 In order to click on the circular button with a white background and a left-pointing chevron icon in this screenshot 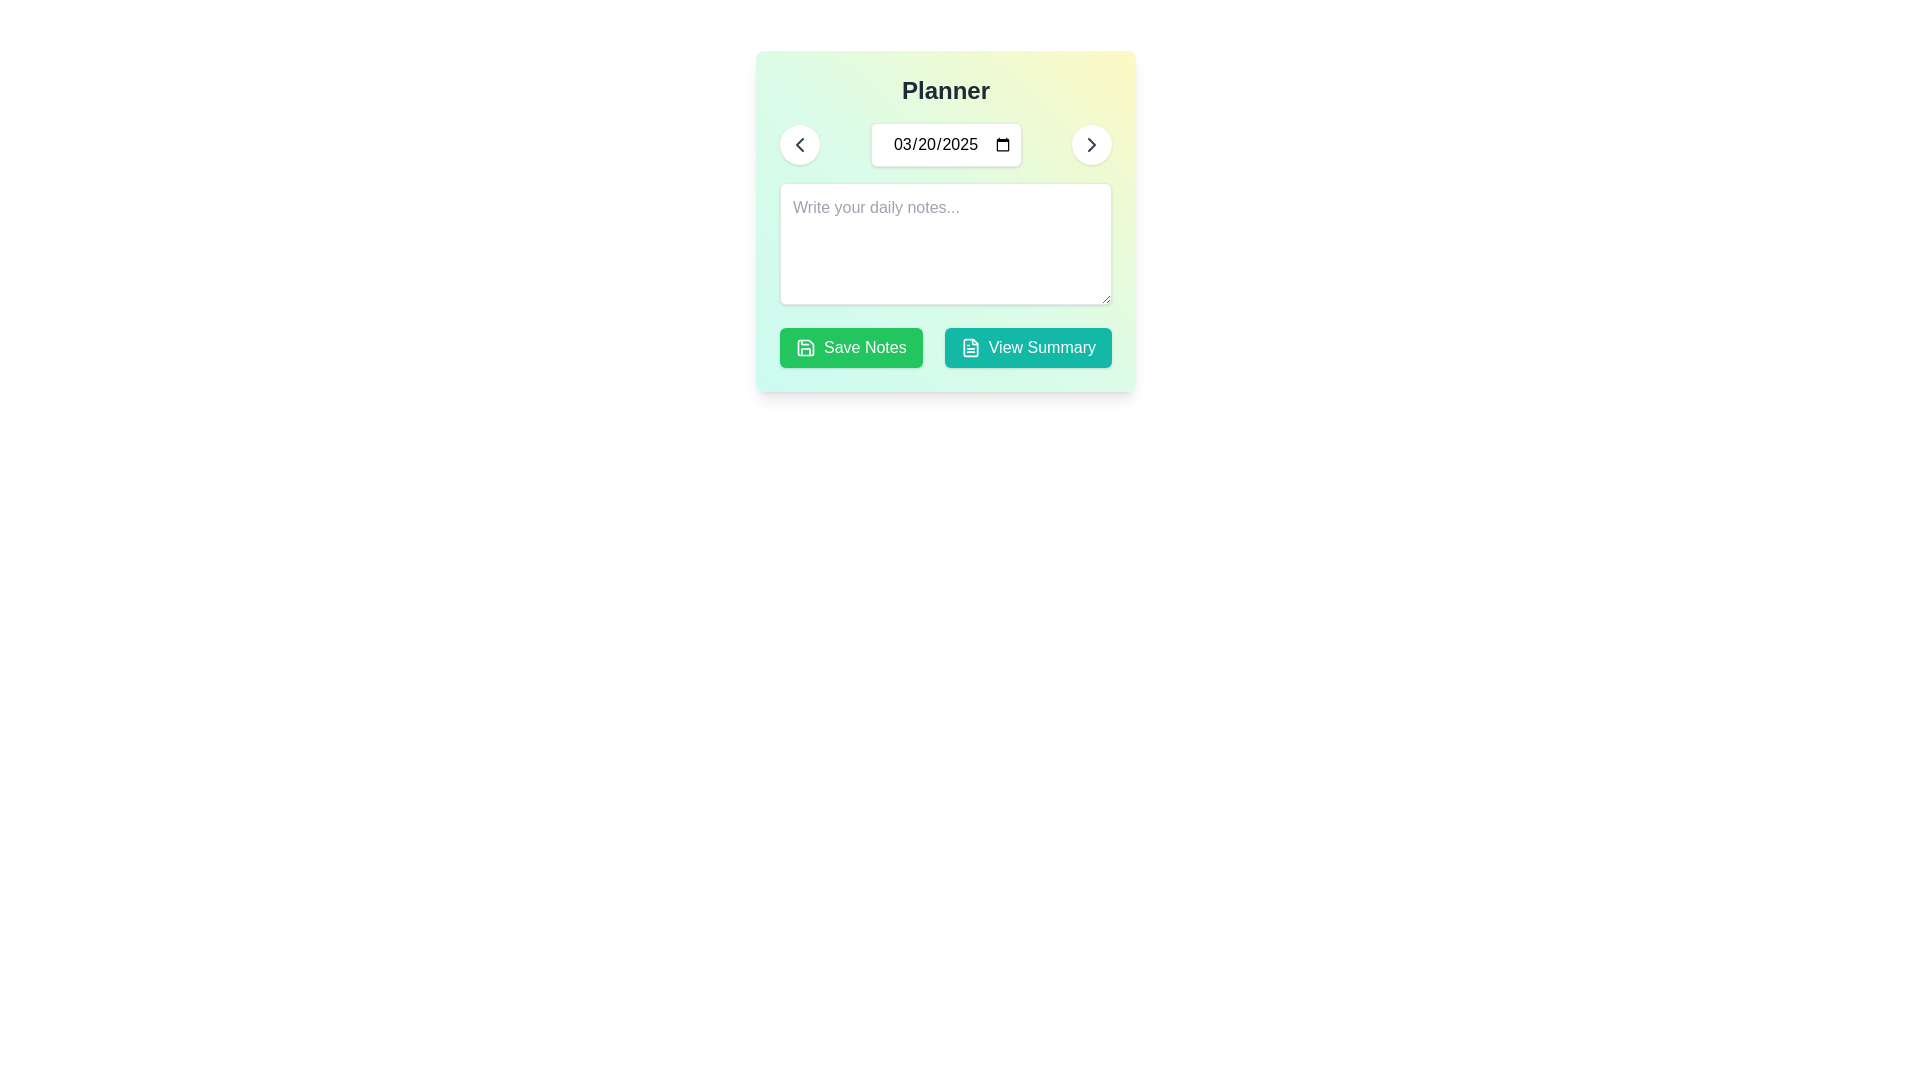, I will do `click(800, 144)`.